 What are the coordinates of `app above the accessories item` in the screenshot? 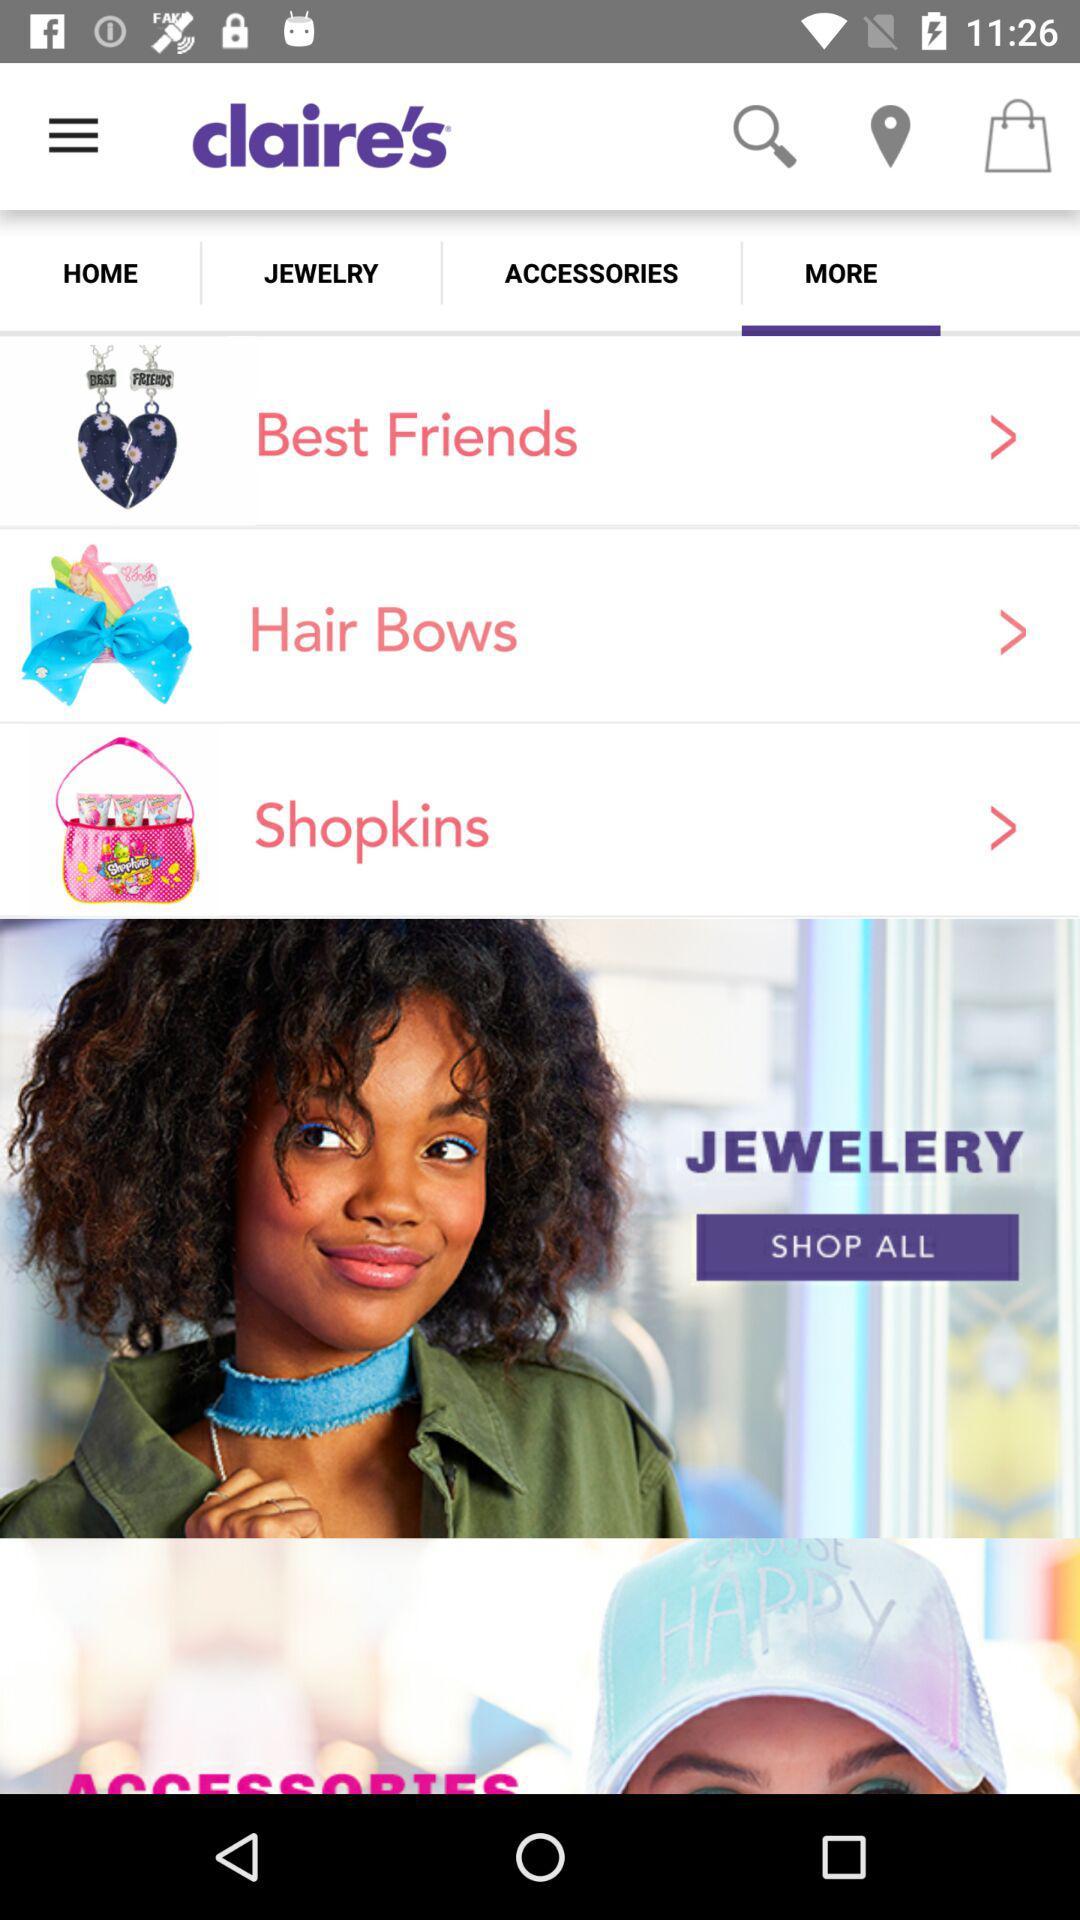 It's located at (764, 135).